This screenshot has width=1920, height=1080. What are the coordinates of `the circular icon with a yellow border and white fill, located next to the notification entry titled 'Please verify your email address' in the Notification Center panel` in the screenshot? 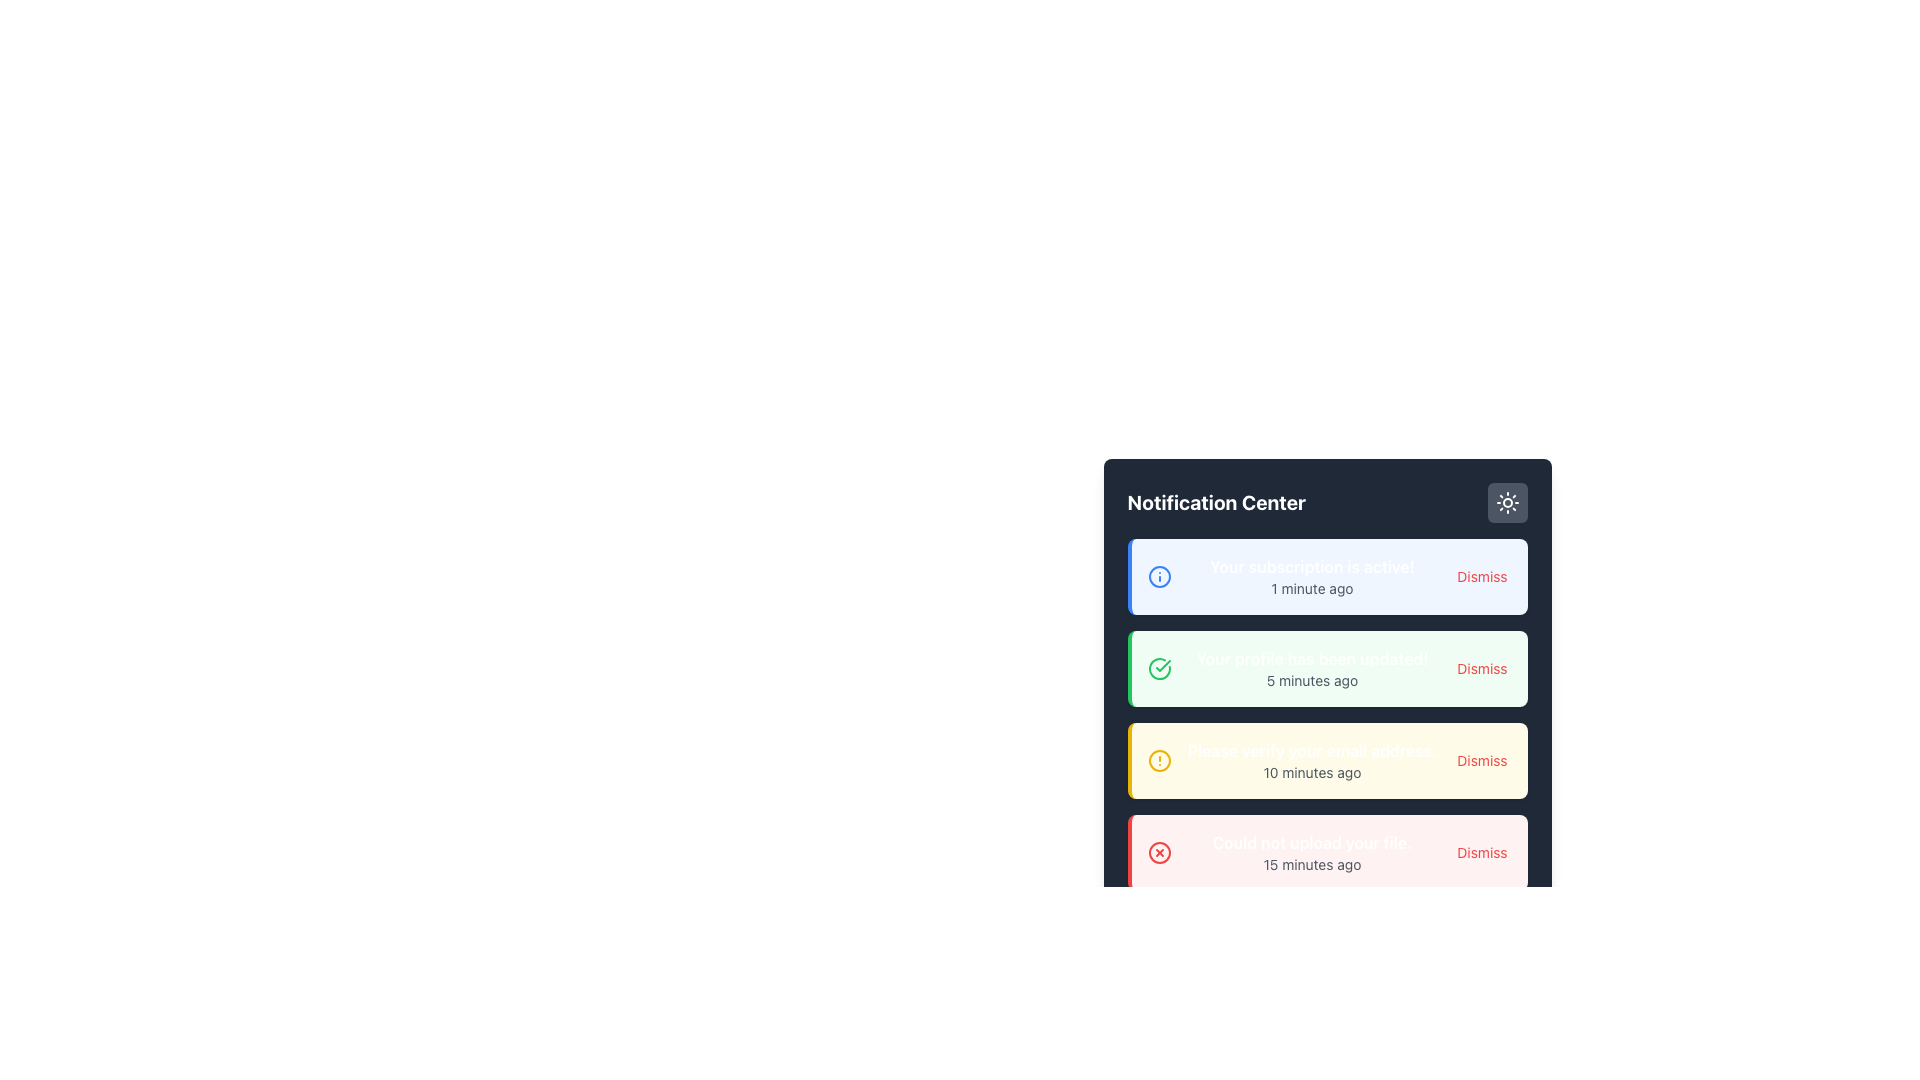 It's located at (1159, 760).